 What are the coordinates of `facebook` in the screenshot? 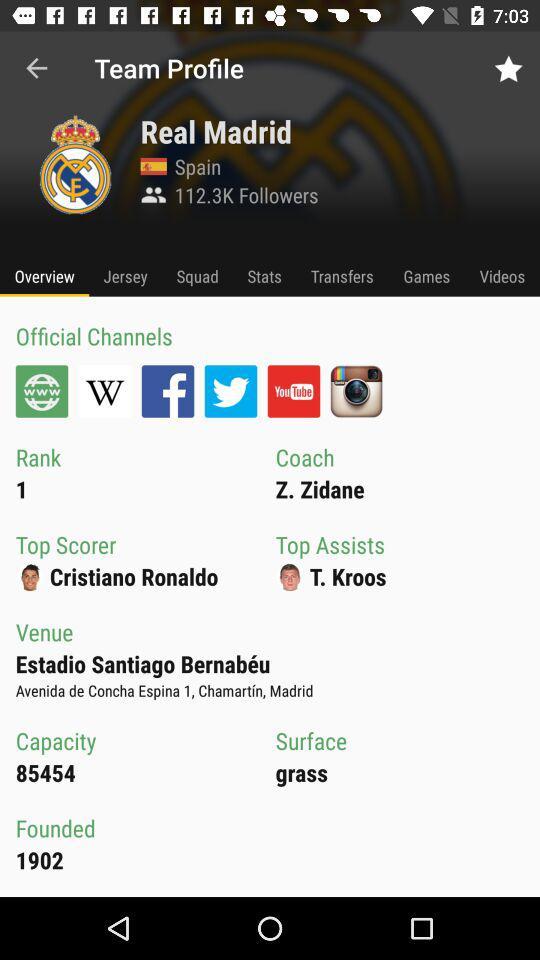 It's located at (166, 390).